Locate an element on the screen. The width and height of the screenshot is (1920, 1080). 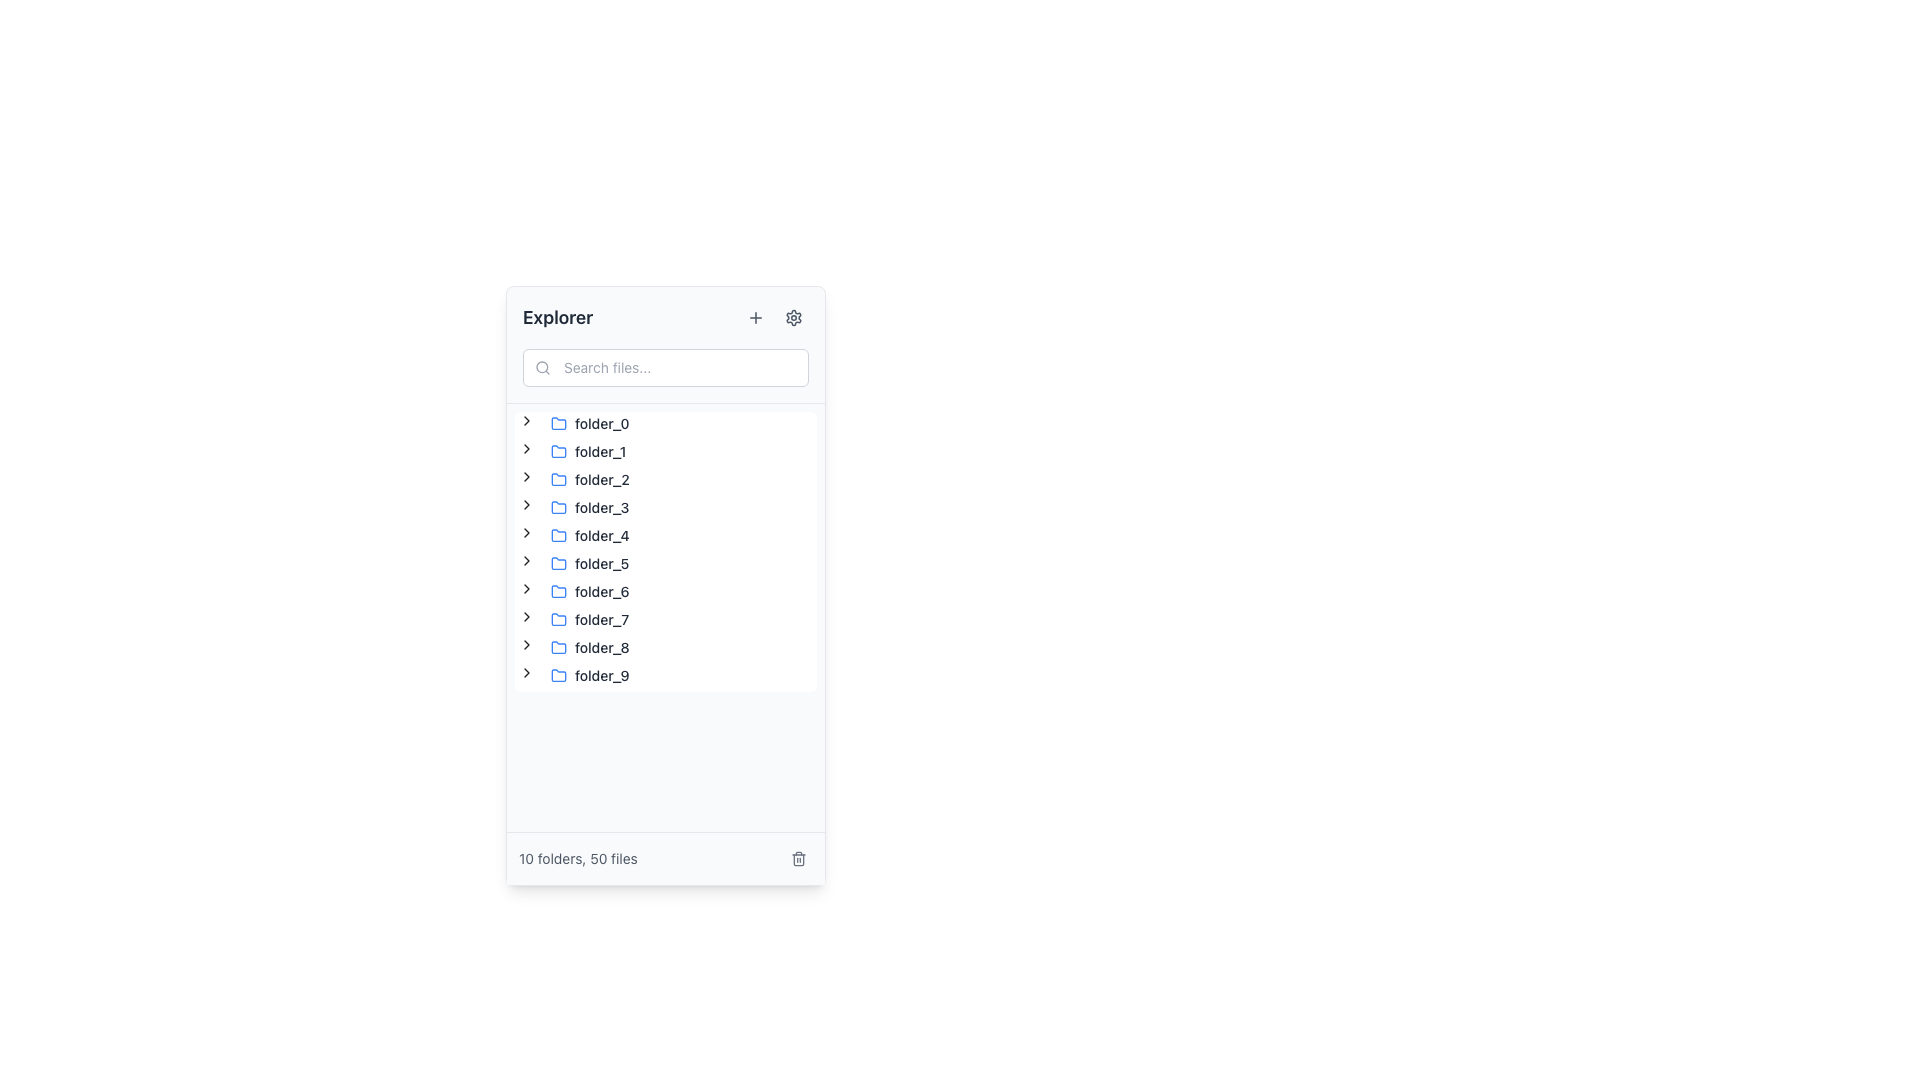
the rightward-pointing chevron icon next to the label 'folder_7' is located at coordinates (527, 616).